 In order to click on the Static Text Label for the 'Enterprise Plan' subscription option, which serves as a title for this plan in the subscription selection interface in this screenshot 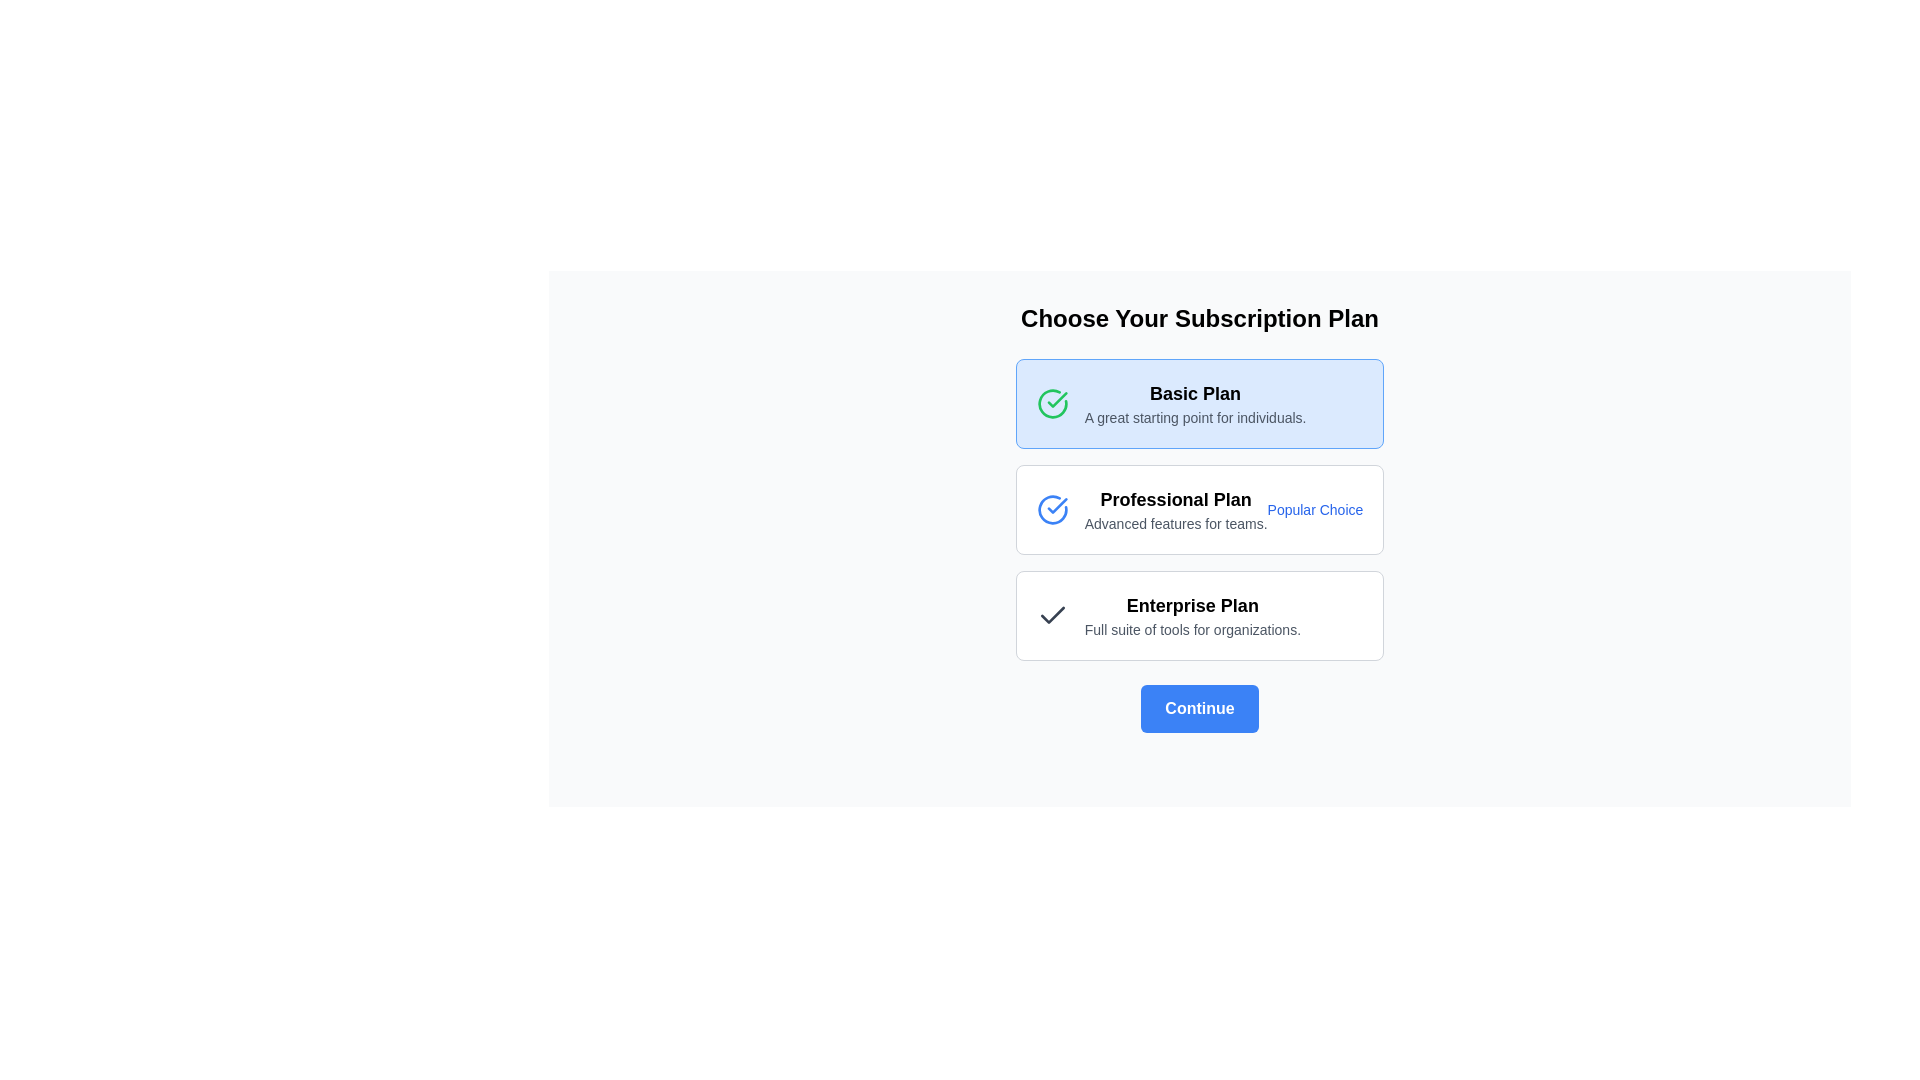, I will do `click(1192, 604)`.